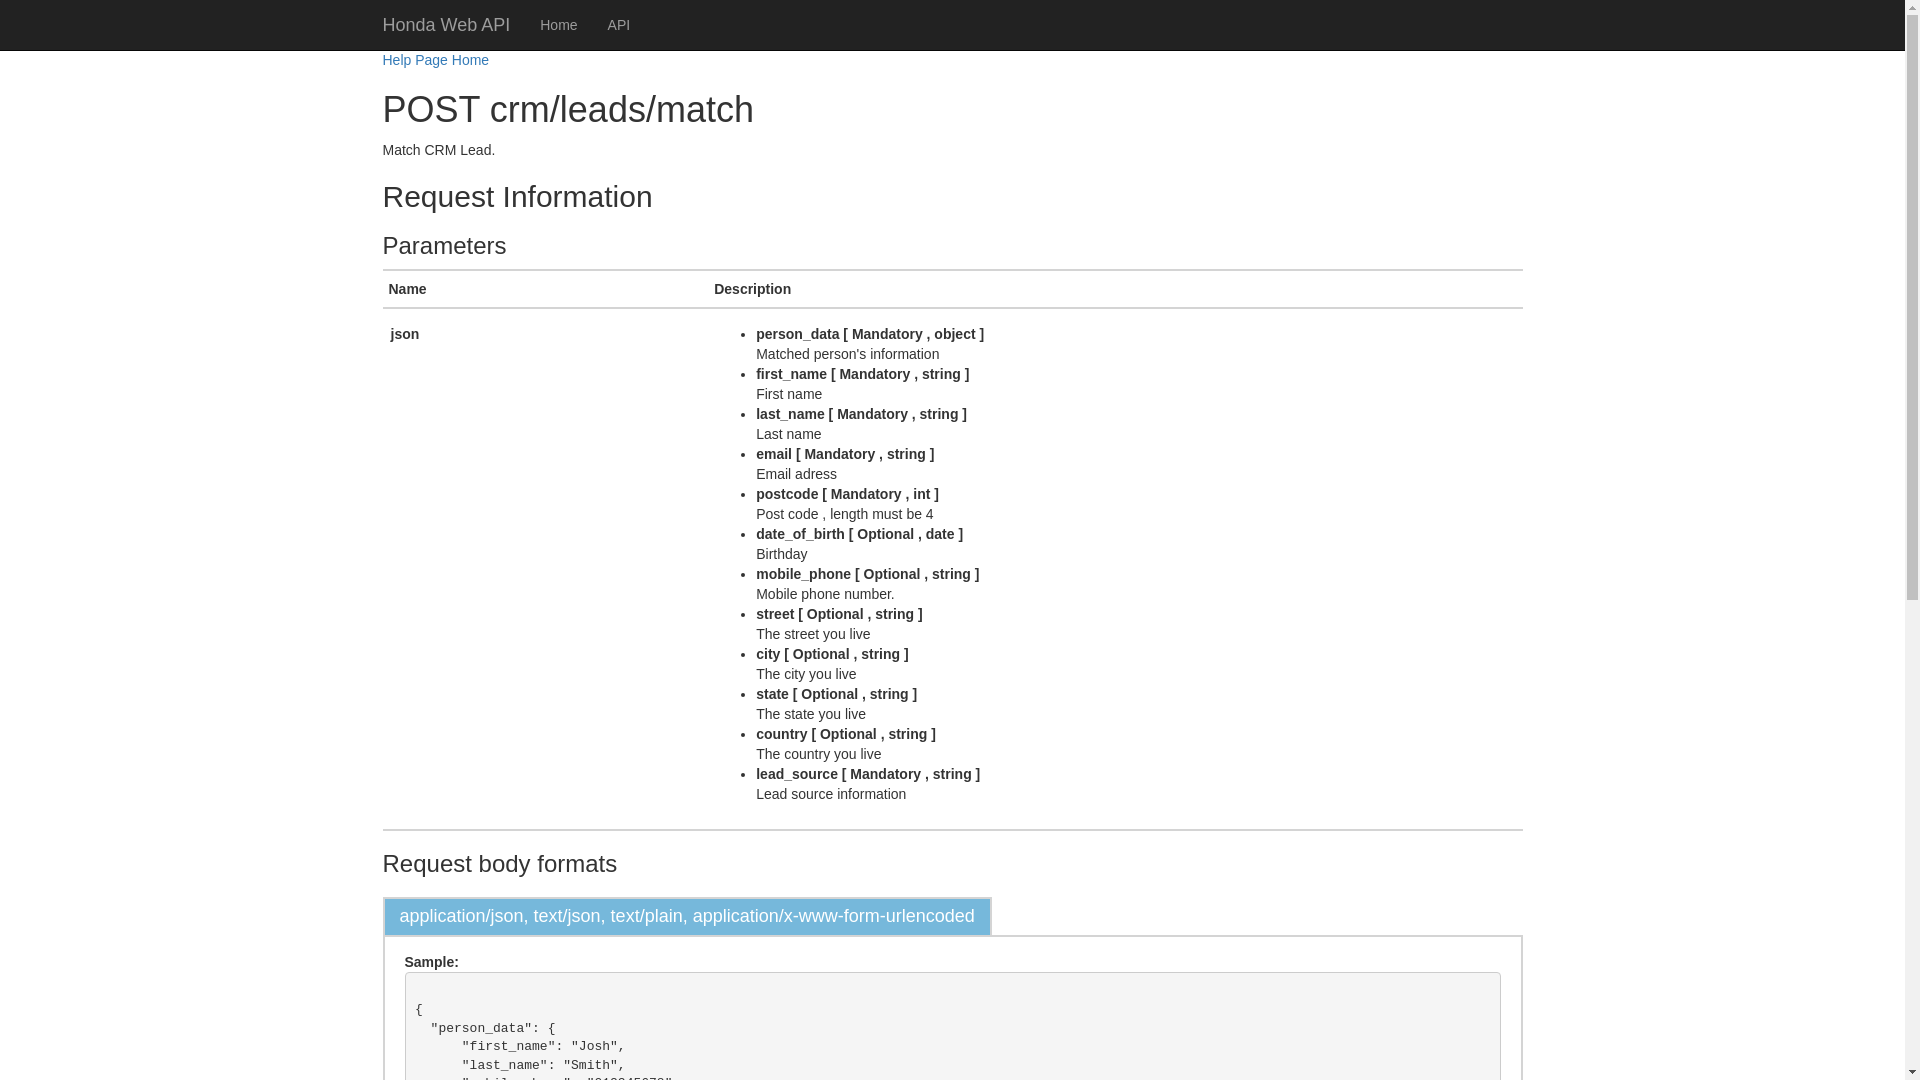 The image size is (1920, 1080). What do you see at coordinates (618, 24) in the screenshot?
I see `'API'` at bounding box center [618, 24].